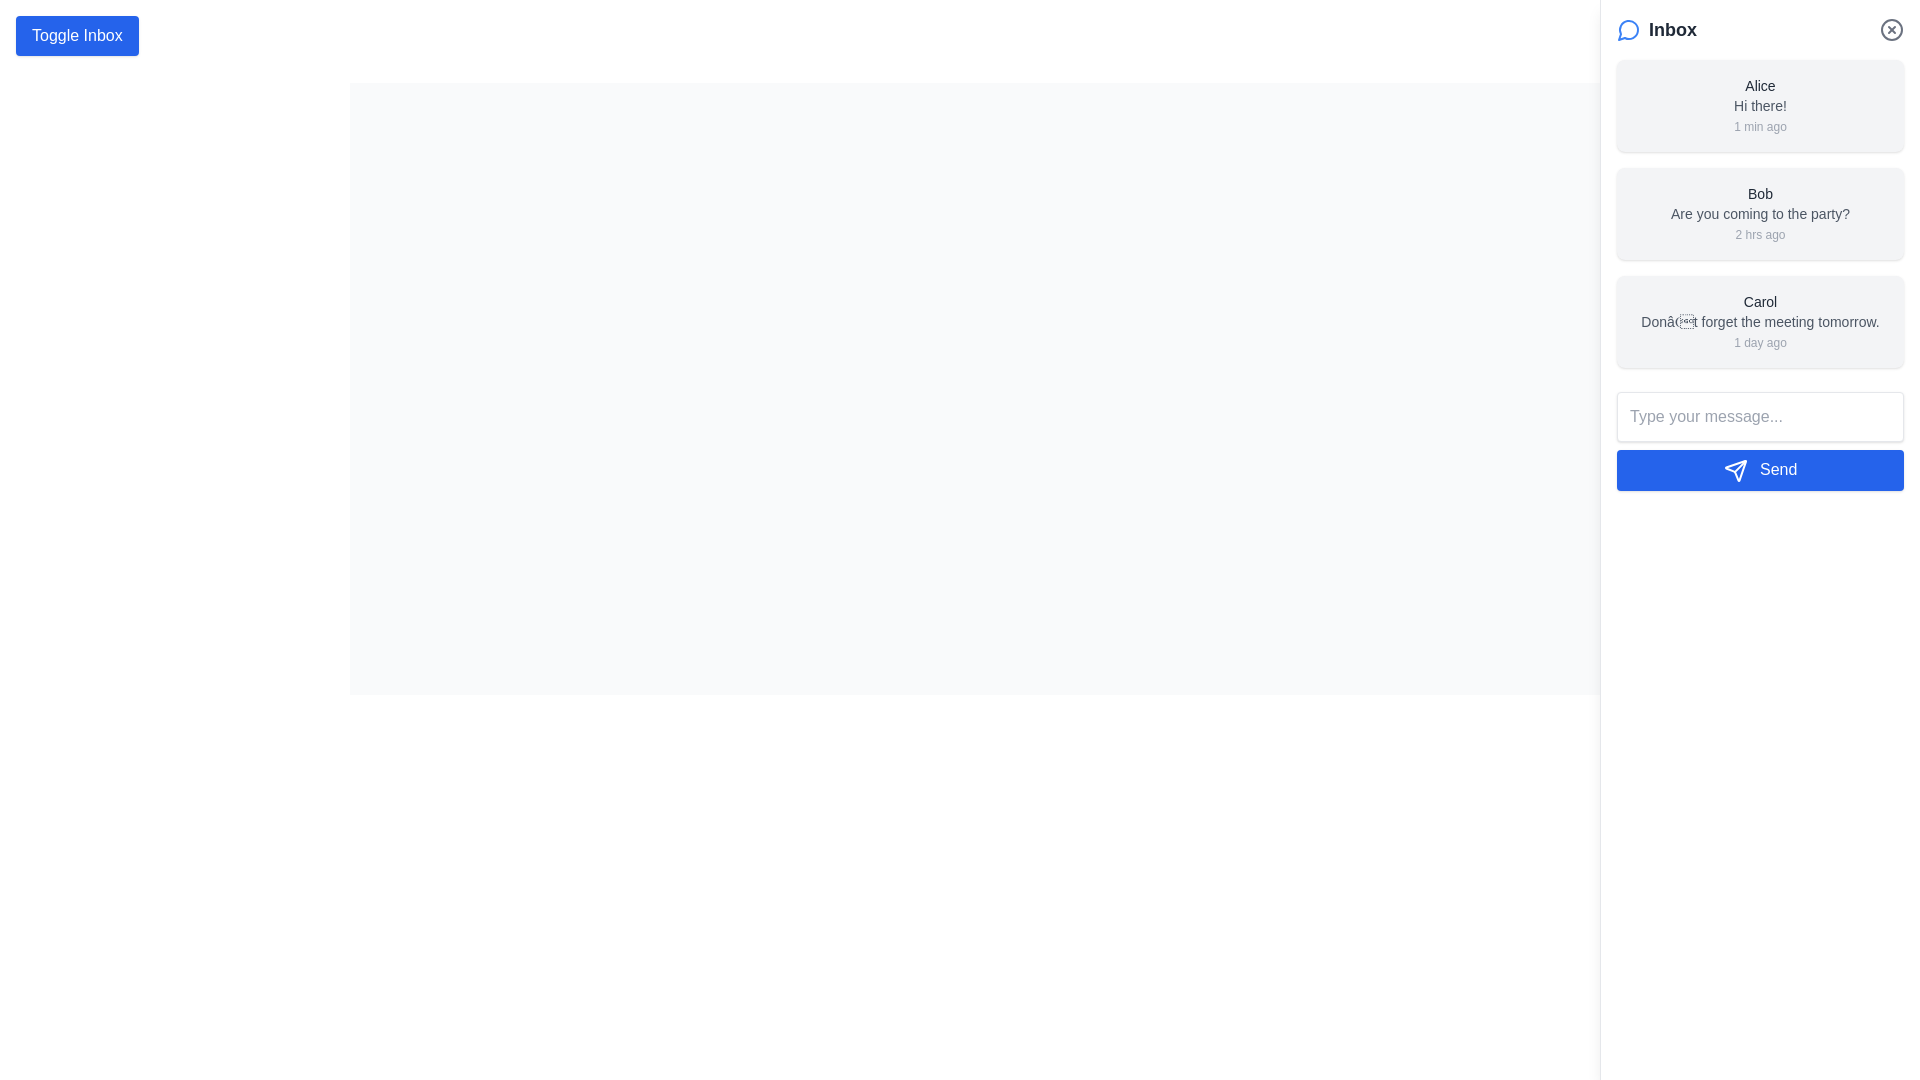  What do you see at coordinates (1760, 213) in the screenshot?
I see `the second message card in the chat or notification interface, which is located below Alice's card and above Carol's card` at bounding box center [1760, 213].